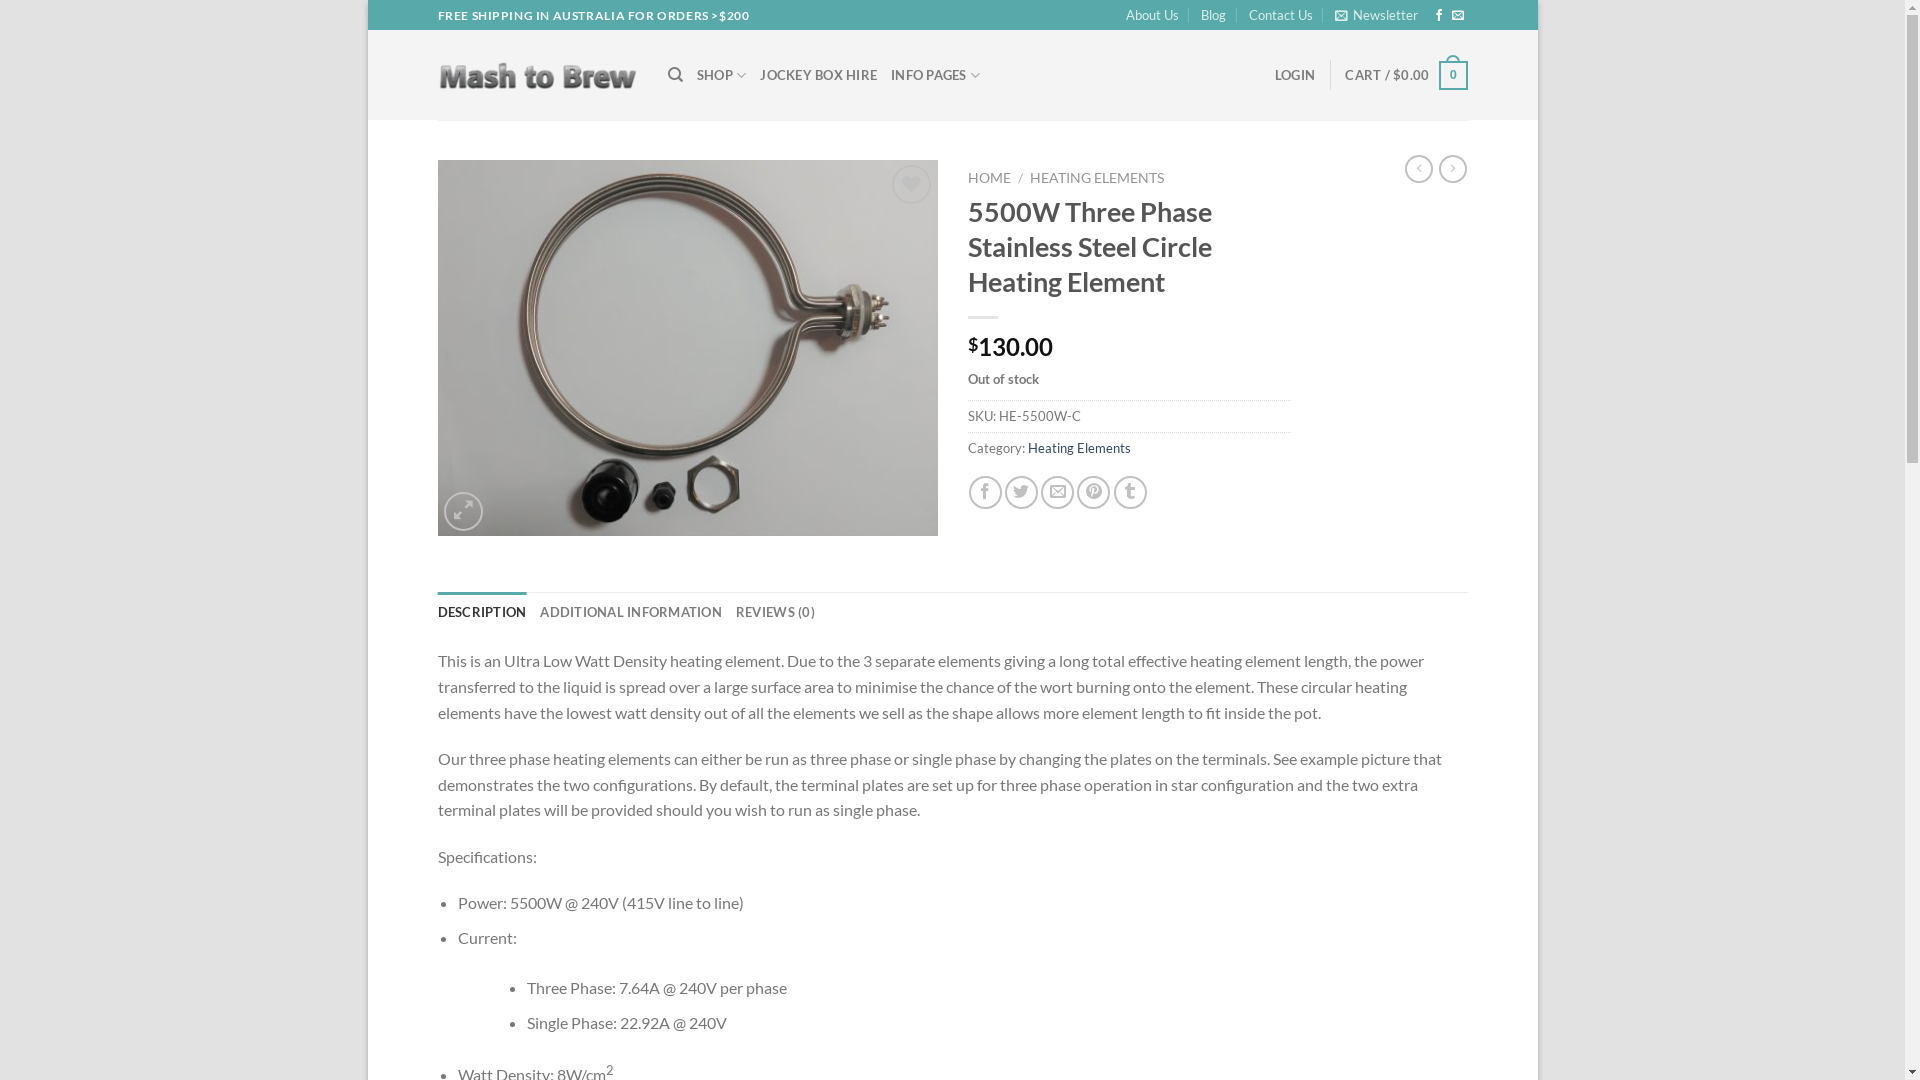  What do you see at coordinates (1295, 73) in the screenshot?
I see `'LOGIN'` at bounding box center [1295, 73].